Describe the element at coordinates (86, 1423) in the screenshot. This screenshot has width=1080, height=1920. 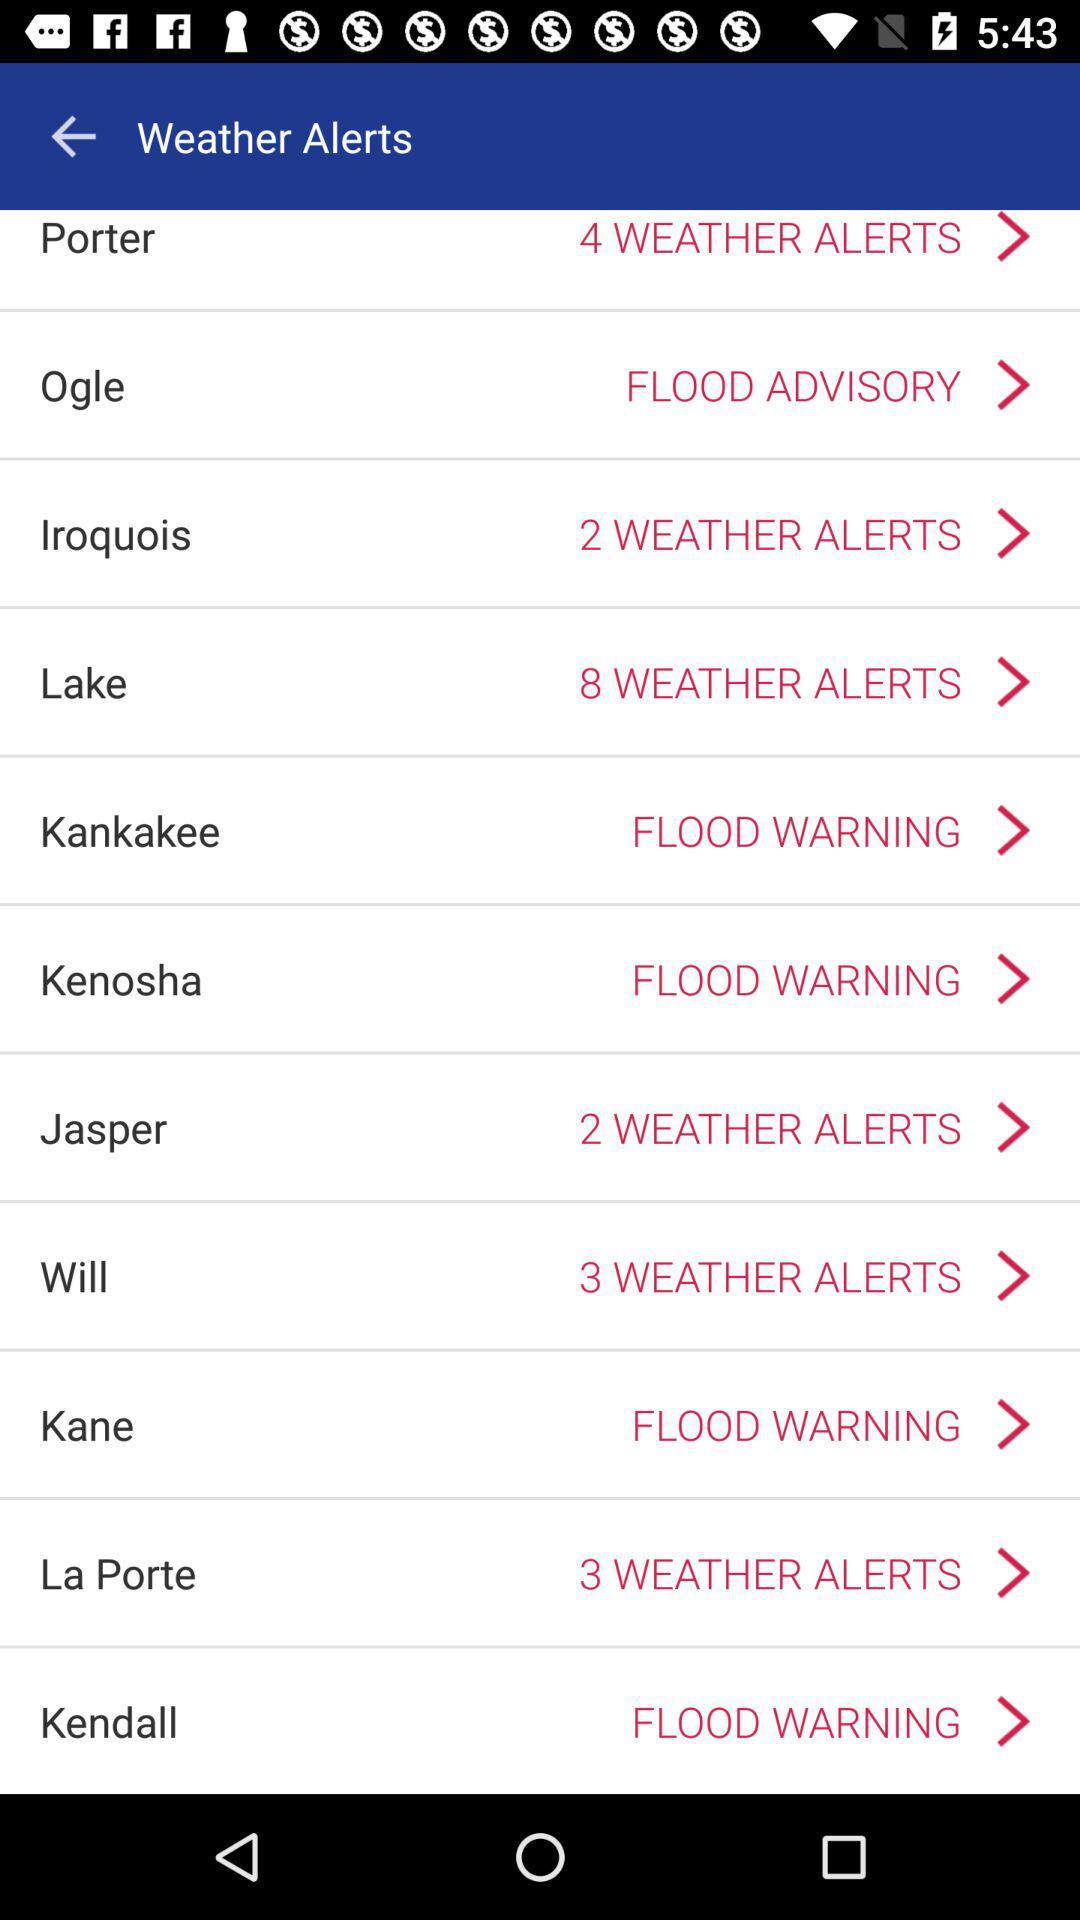
I see `app above la porte icon` at that location.